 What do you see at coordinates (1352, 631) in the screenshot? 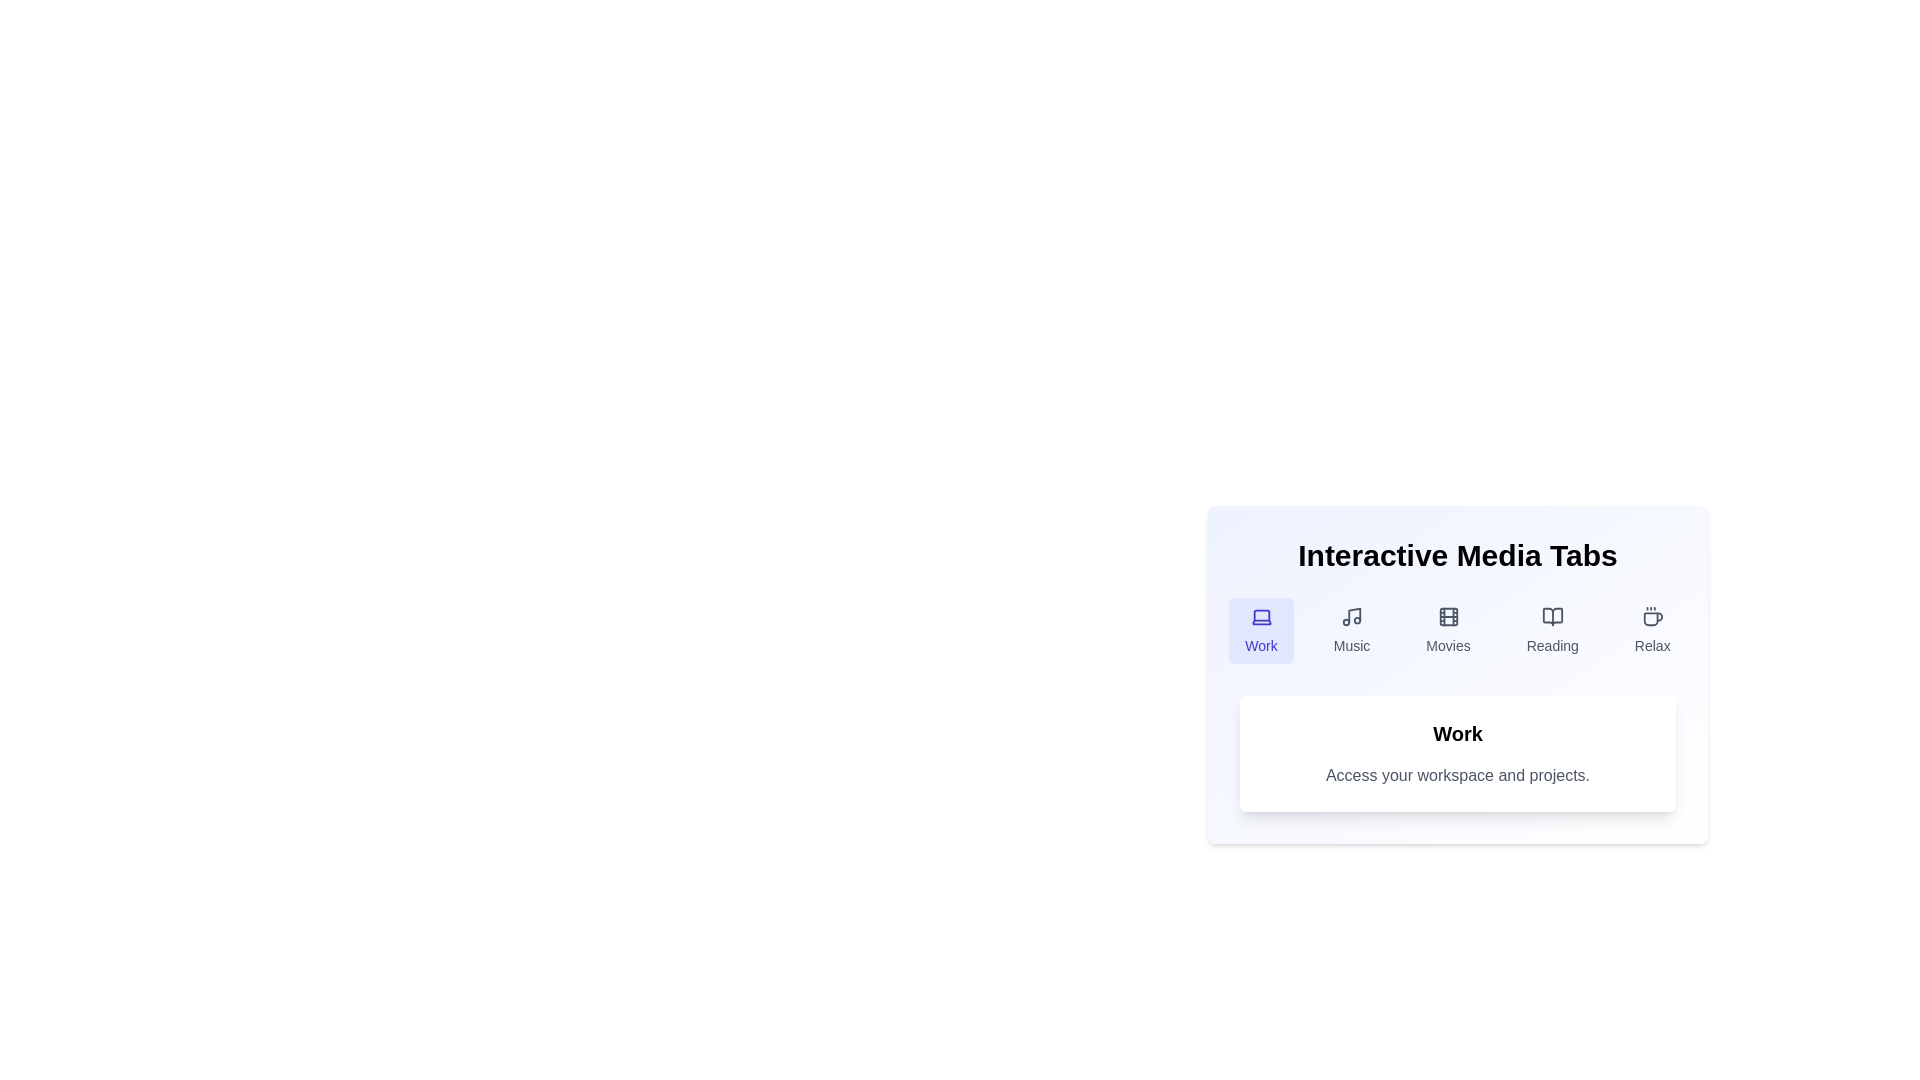
I see `the tab labeled Music by clicking on it` at bounding box center [1352, 631].